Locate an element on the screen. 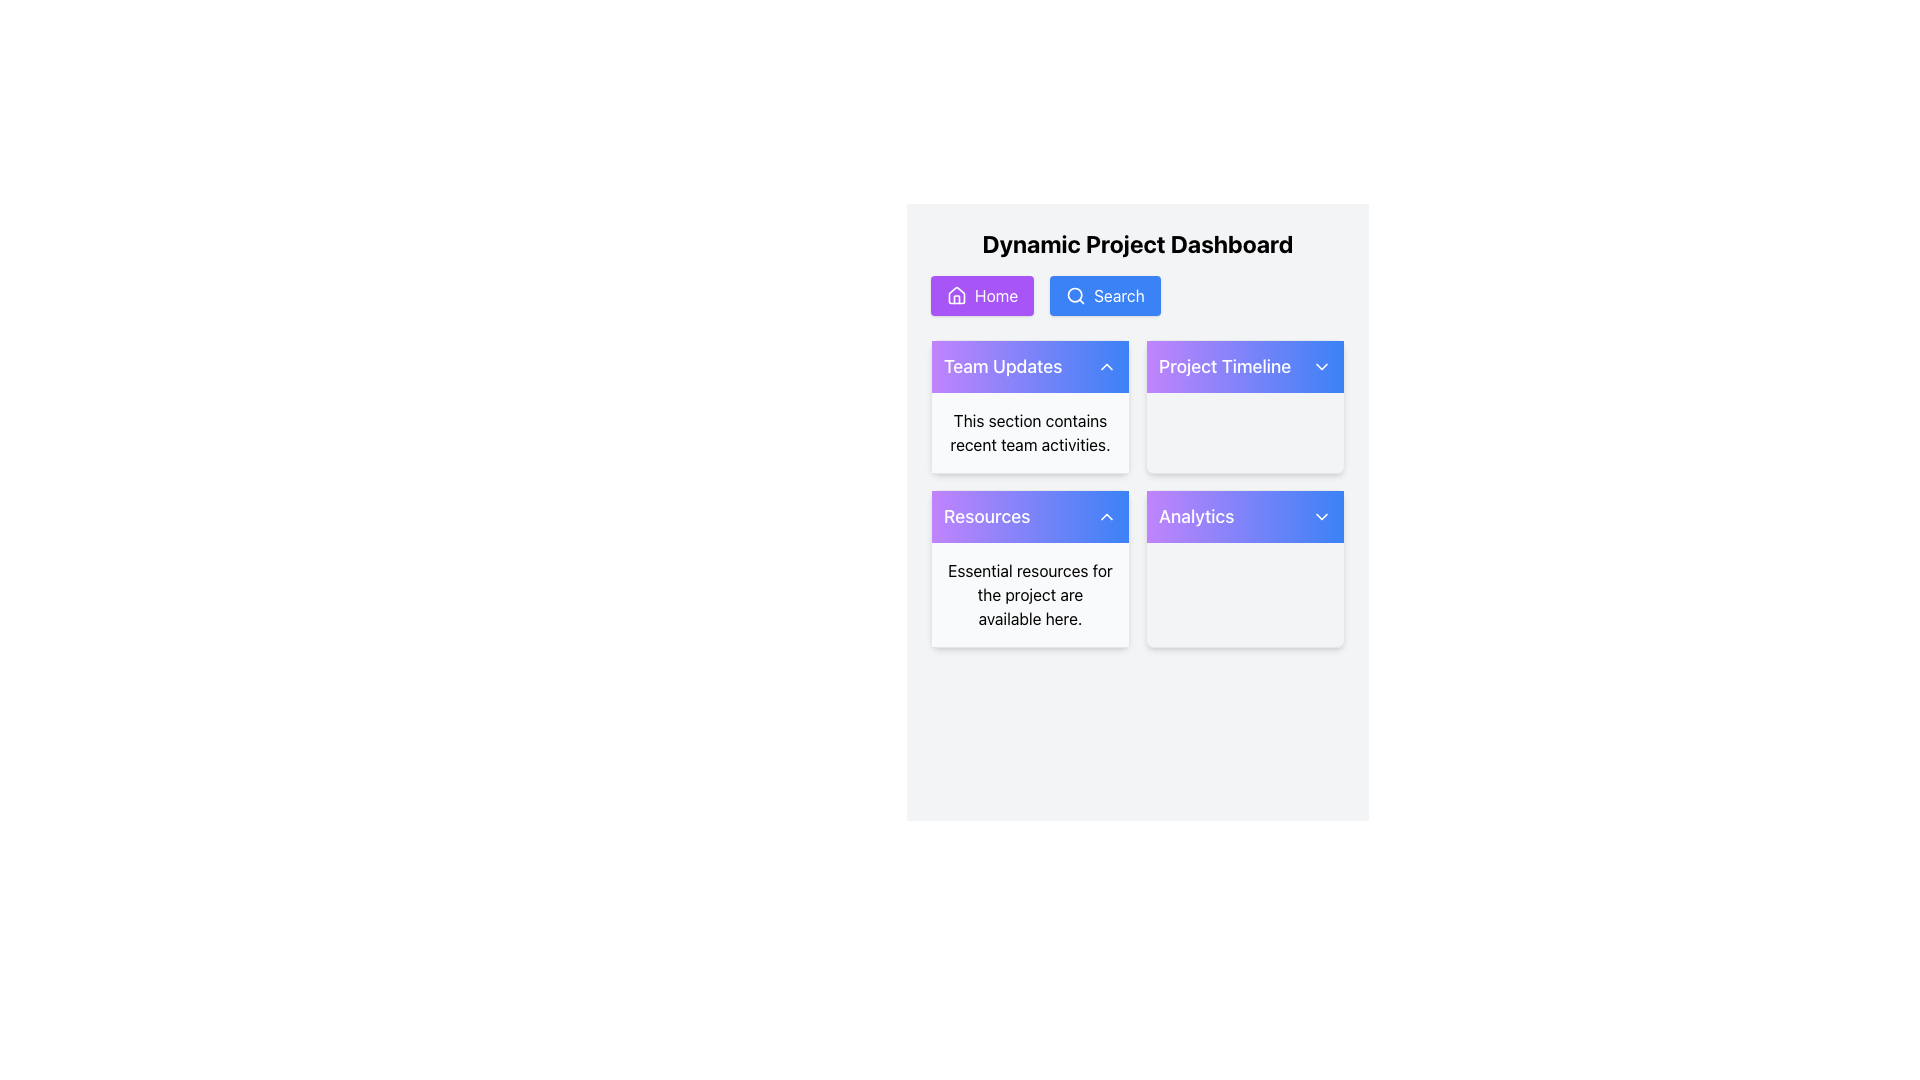 This screenshot has height=1080, width=1920. the 'Analytics' text label, which is styled in a larger font size with a white color on a blue-purple gradient background, located in the lower right card-like visual group is located at coordinates (1196, 515).